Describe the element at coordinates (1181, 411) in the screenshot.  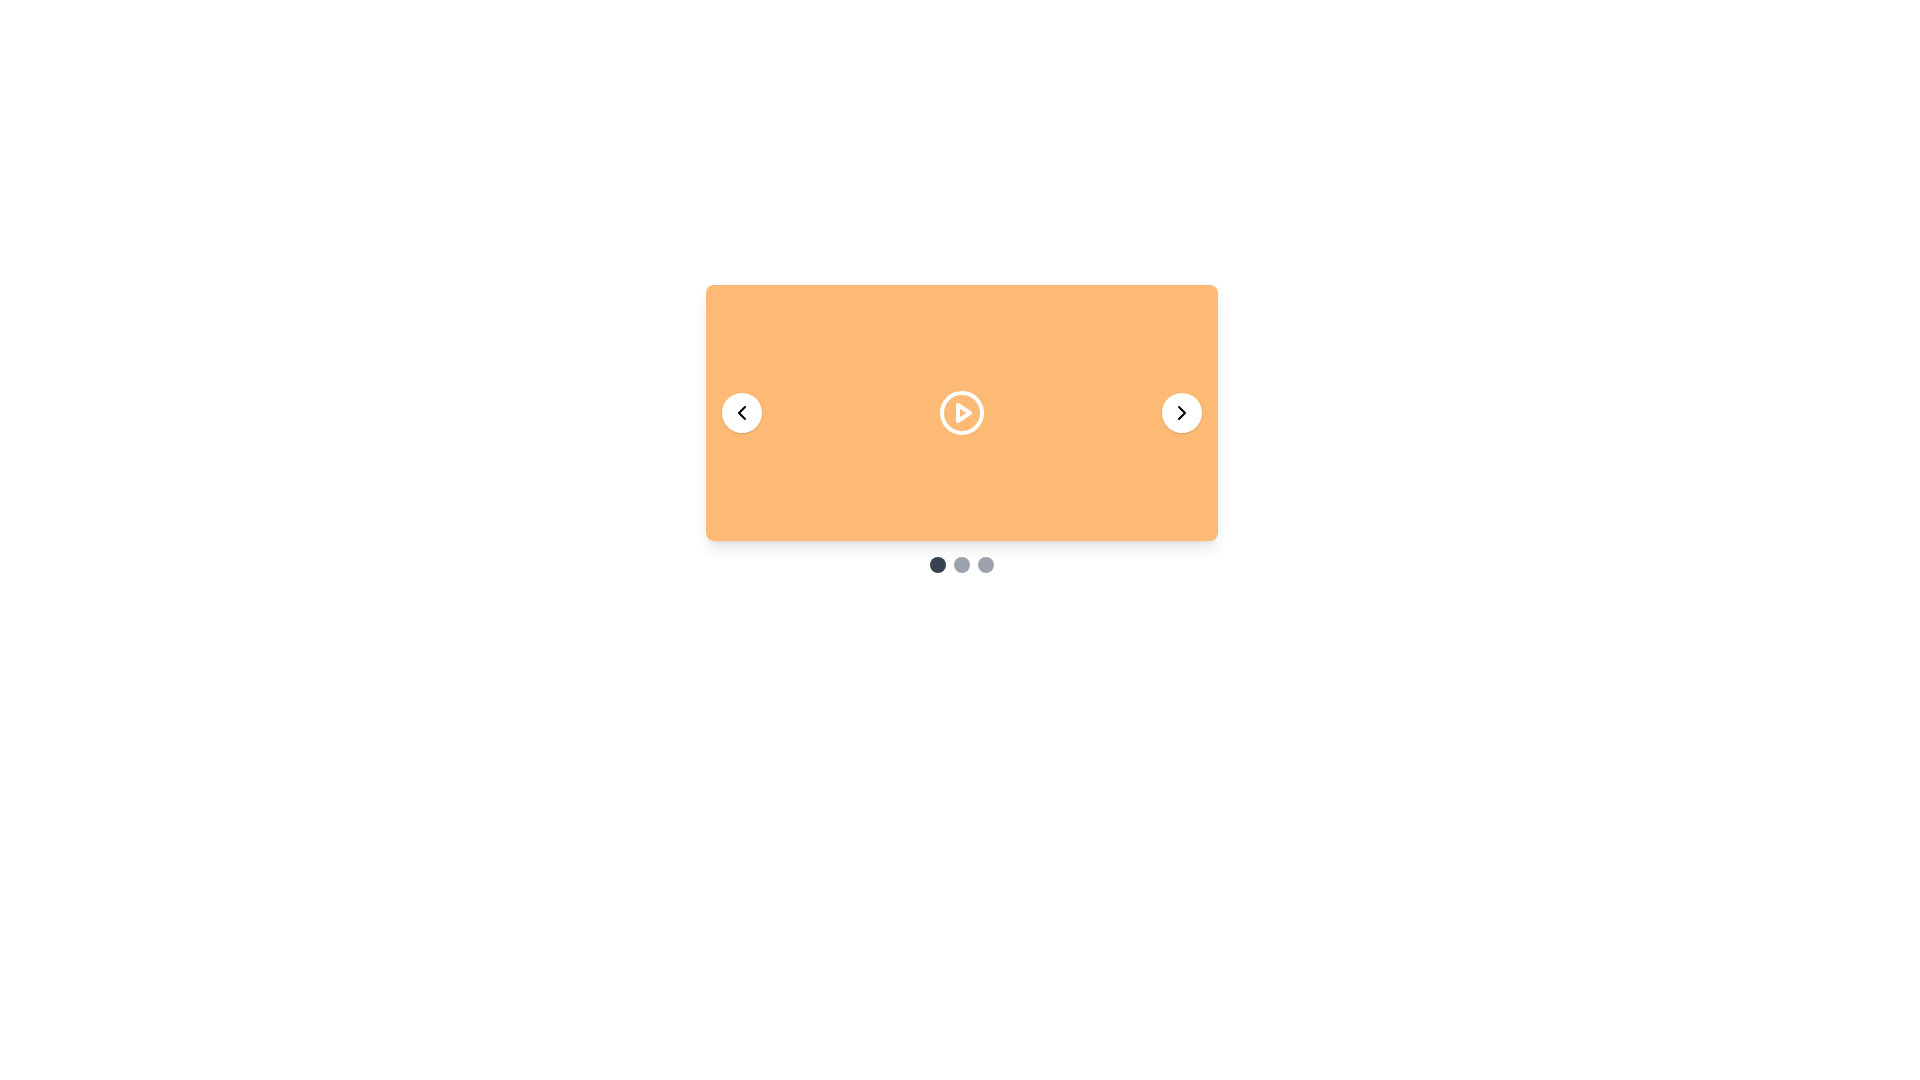
I see `the navigation icon located on the right side of the orange rectangle button` at that location.